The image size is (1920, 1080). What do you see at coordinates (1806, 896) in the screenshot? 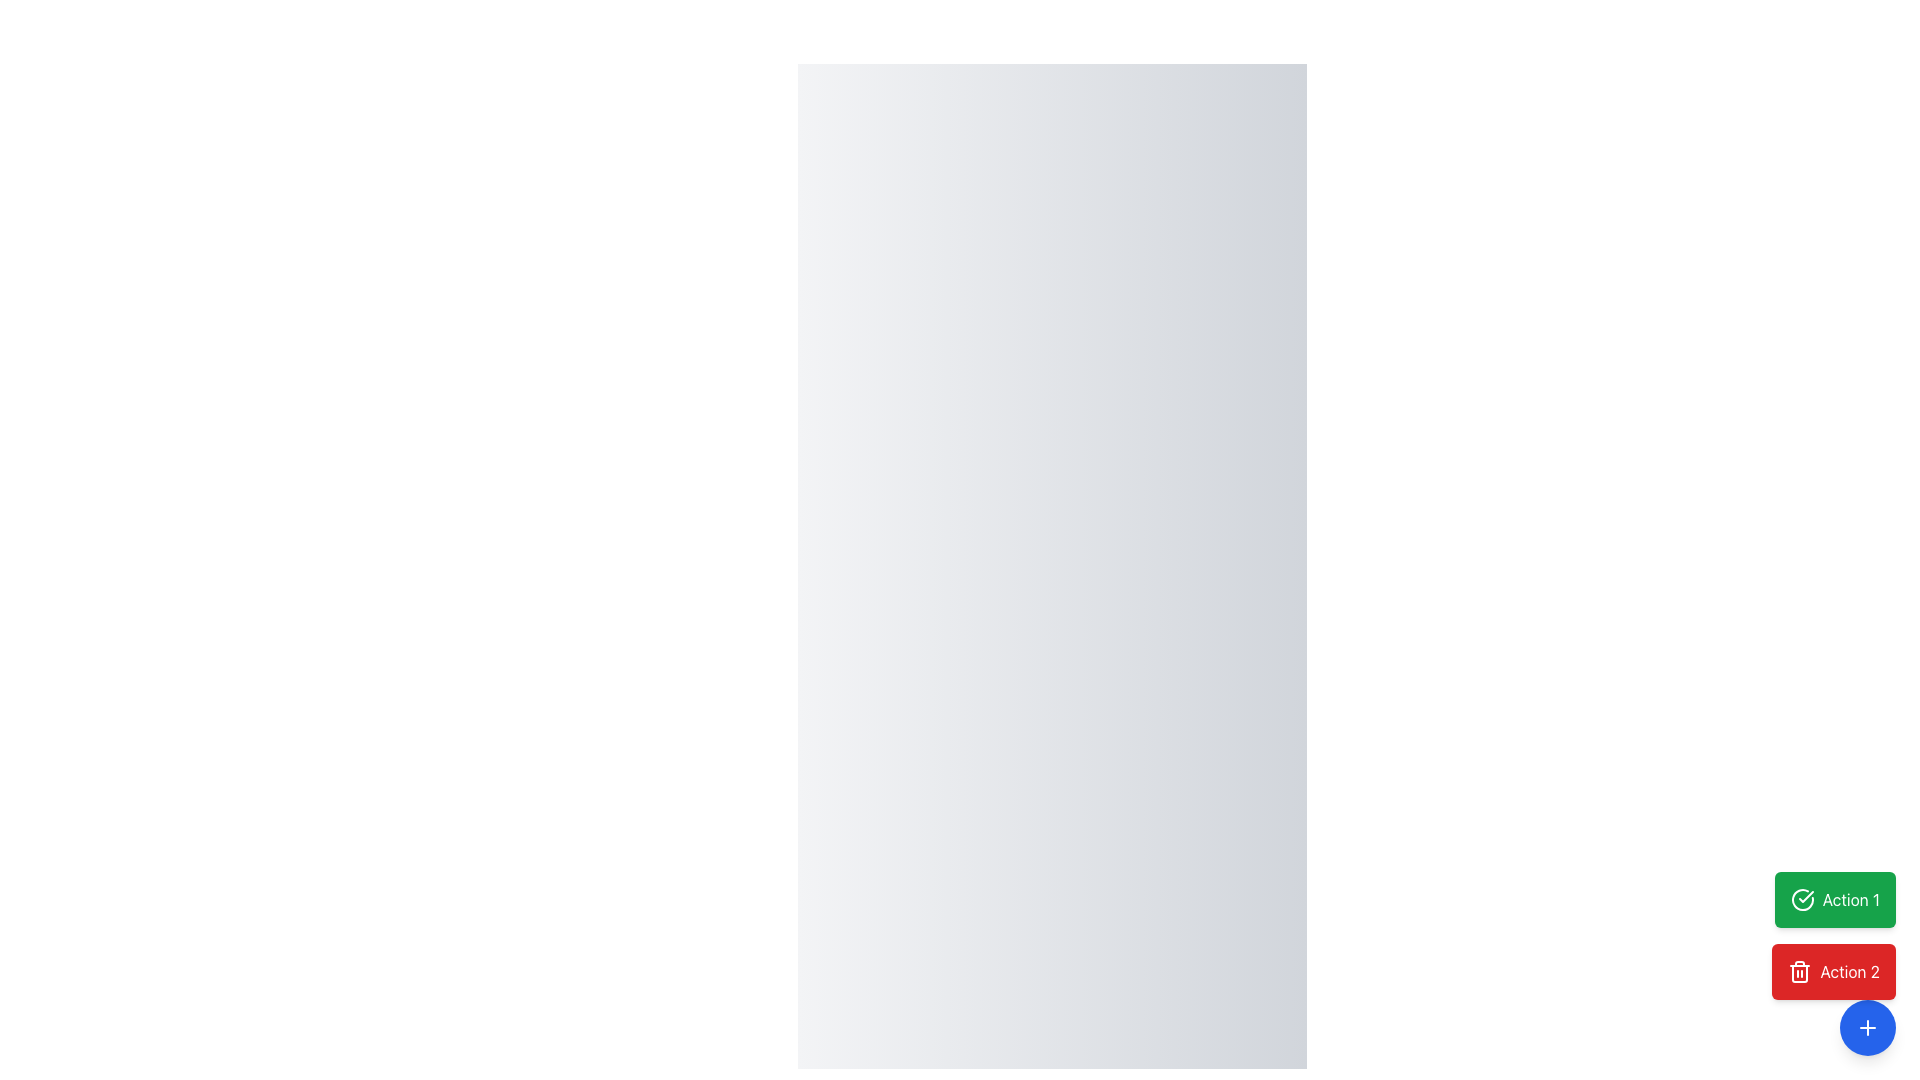
I see `the decorative icon within the green button labeled 'Action 1' located in the bottom-right section of the interface` at bounding box center [1806, 896].